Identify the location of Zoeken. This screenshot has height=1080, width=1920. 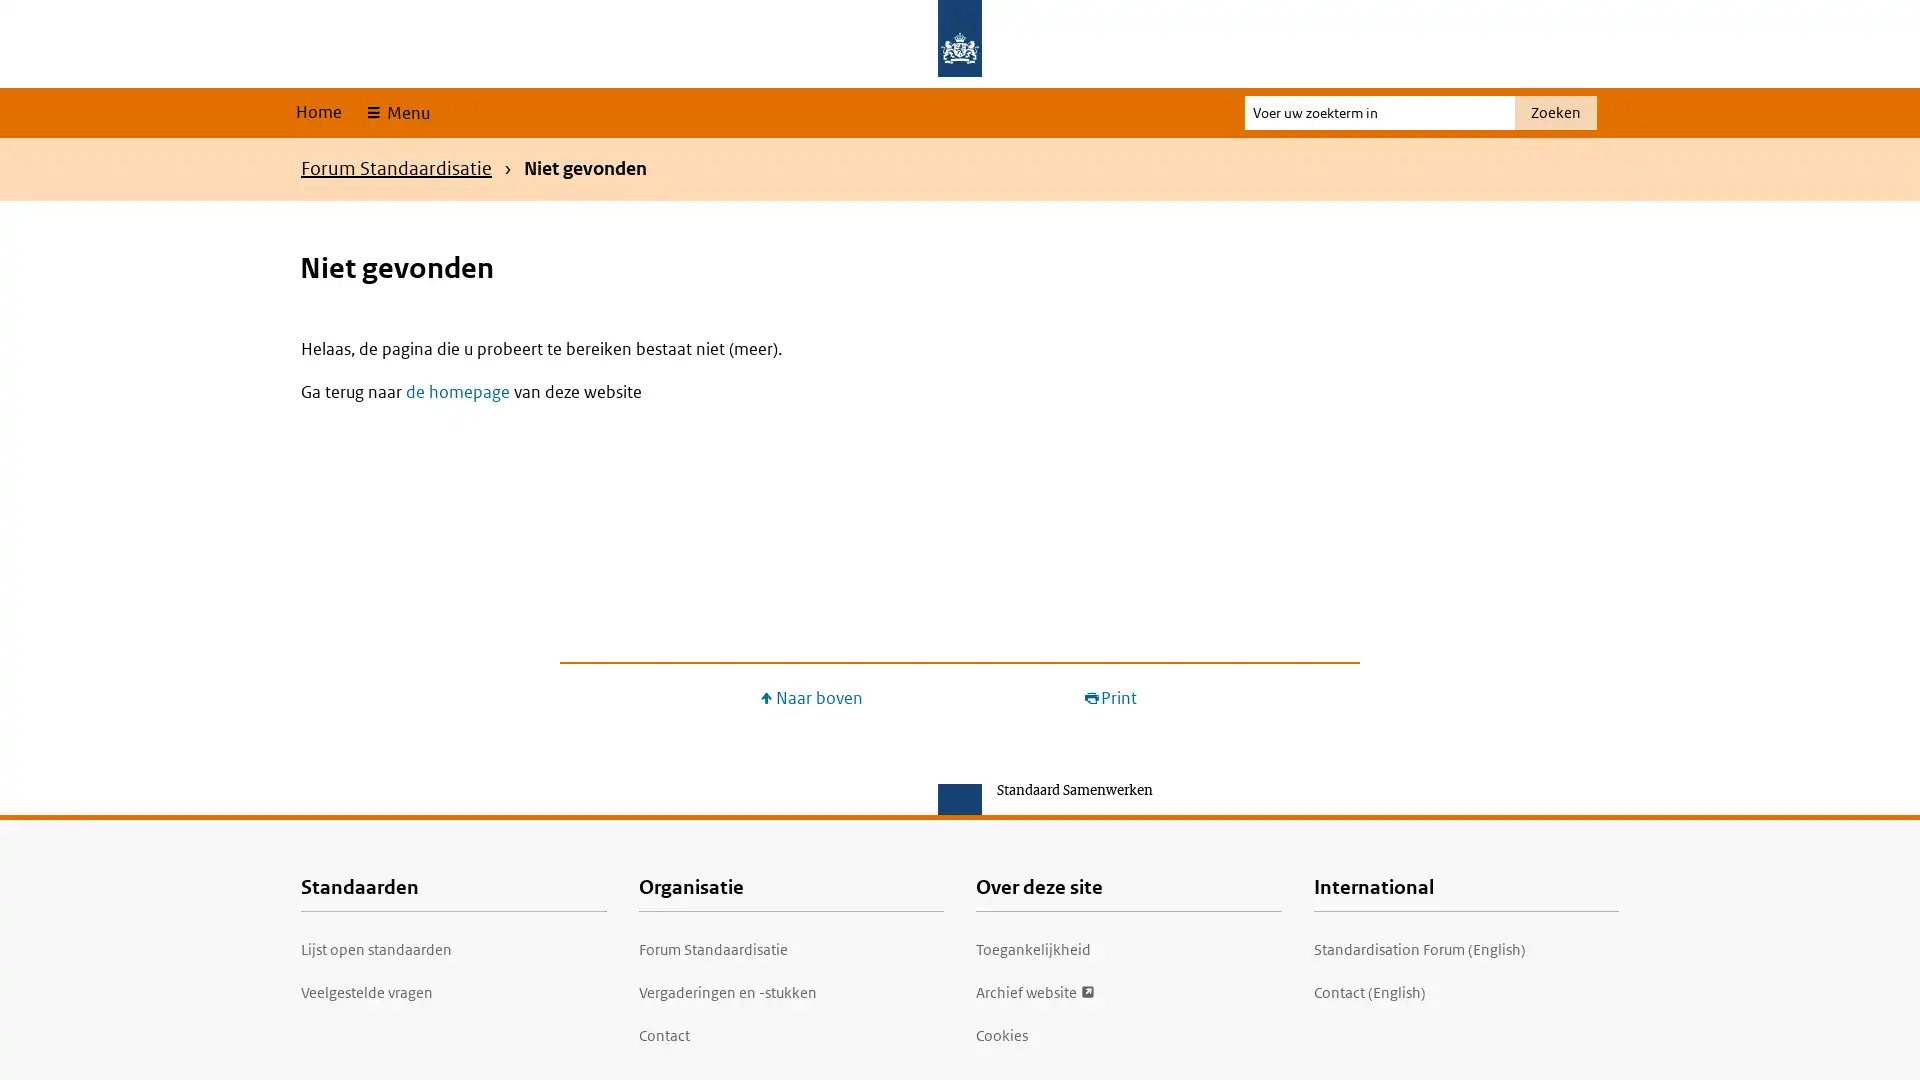
(1554, 112).